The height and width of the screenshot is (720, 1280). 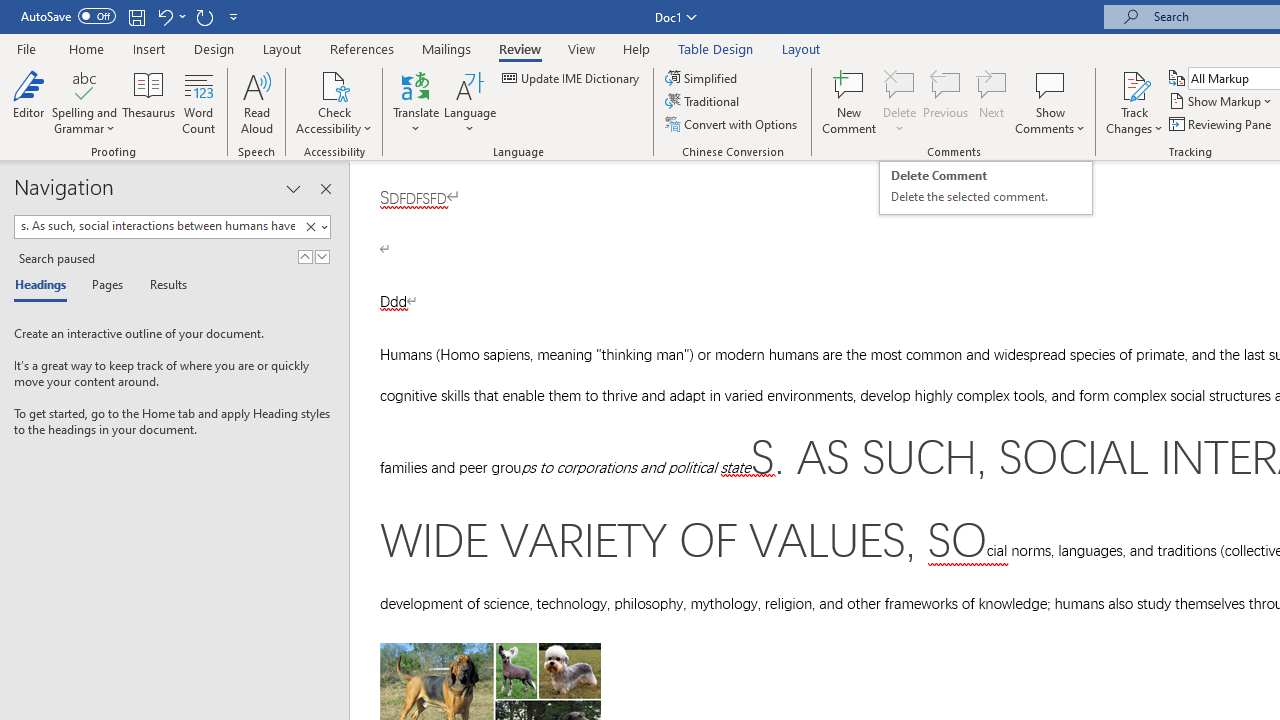 I want to click on 'Clear', so click(x=310, y=226).